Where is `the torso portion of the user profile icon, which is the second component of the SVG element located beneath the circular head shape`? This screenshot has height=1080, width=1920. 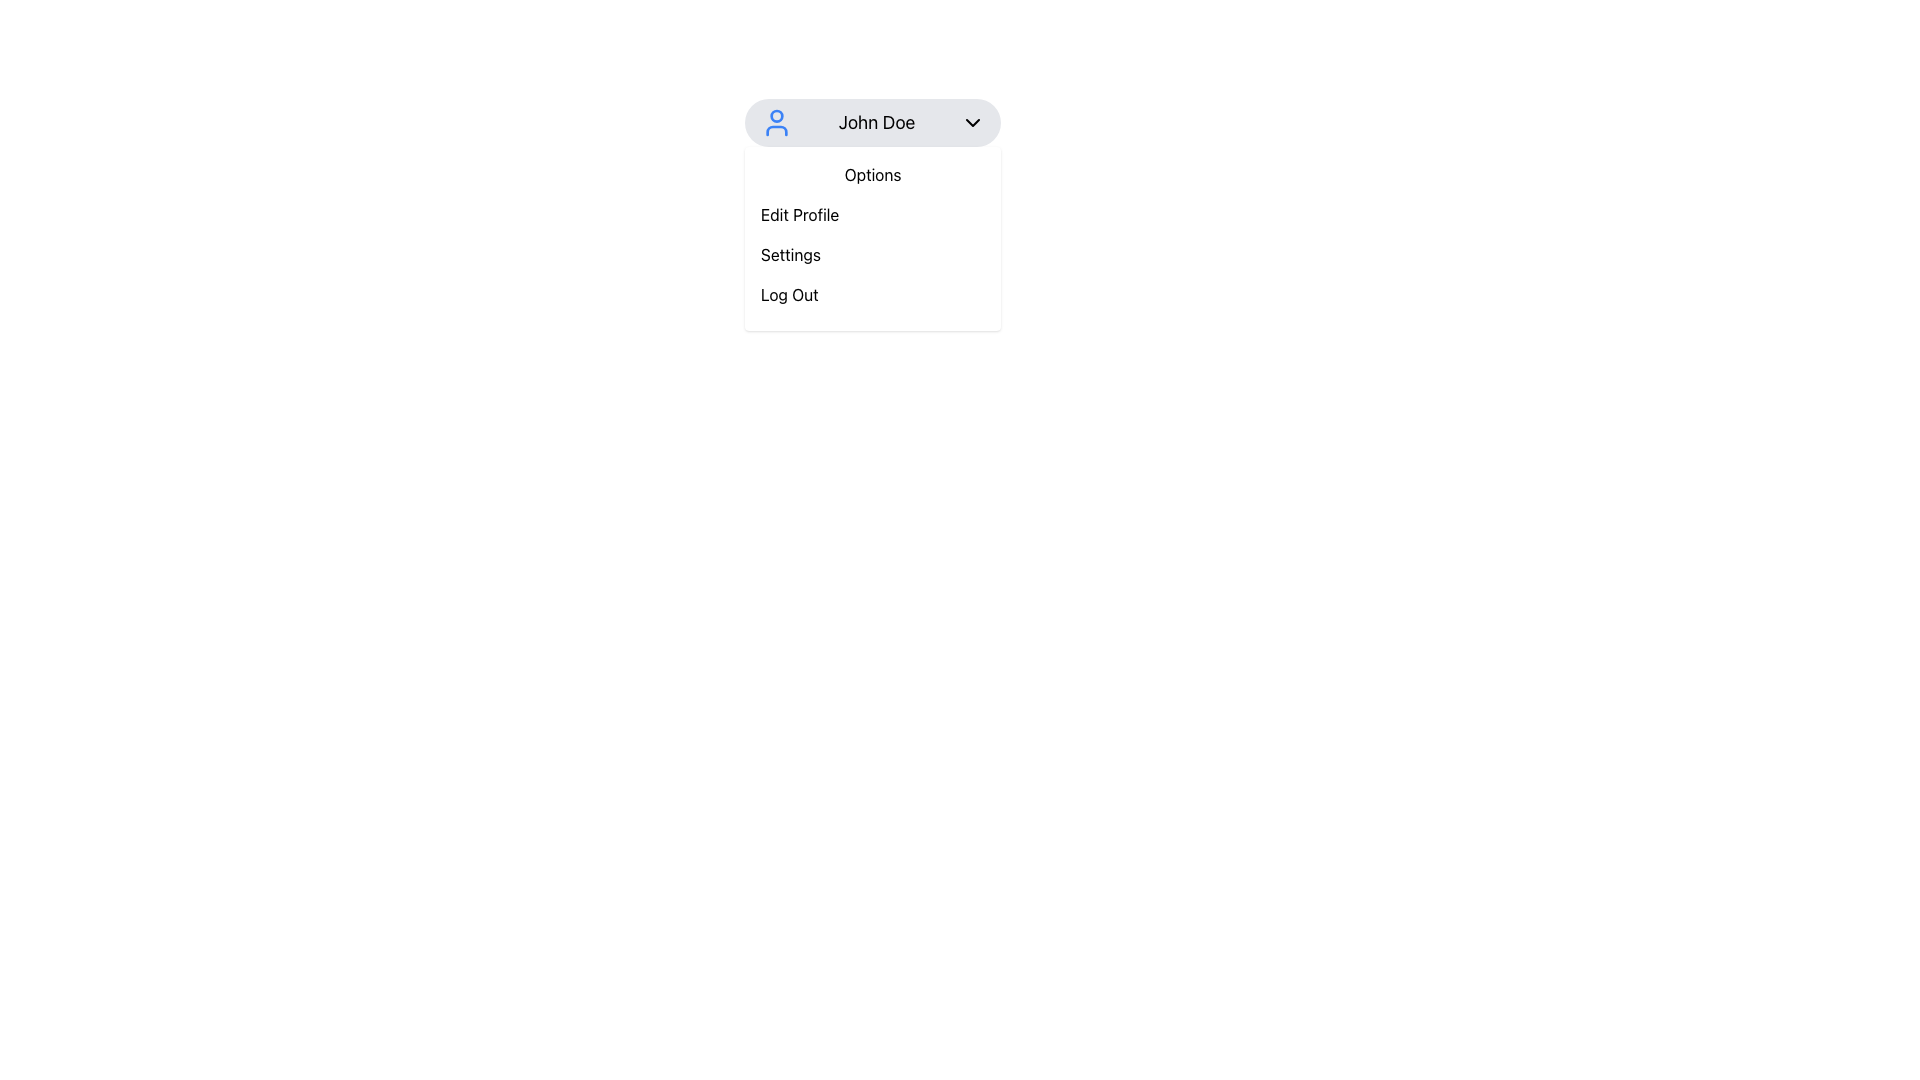
the torso portion of the user profile icon, which is the second component of the SVG element located beneath the circular head shape is located at coordinates (776, 131).